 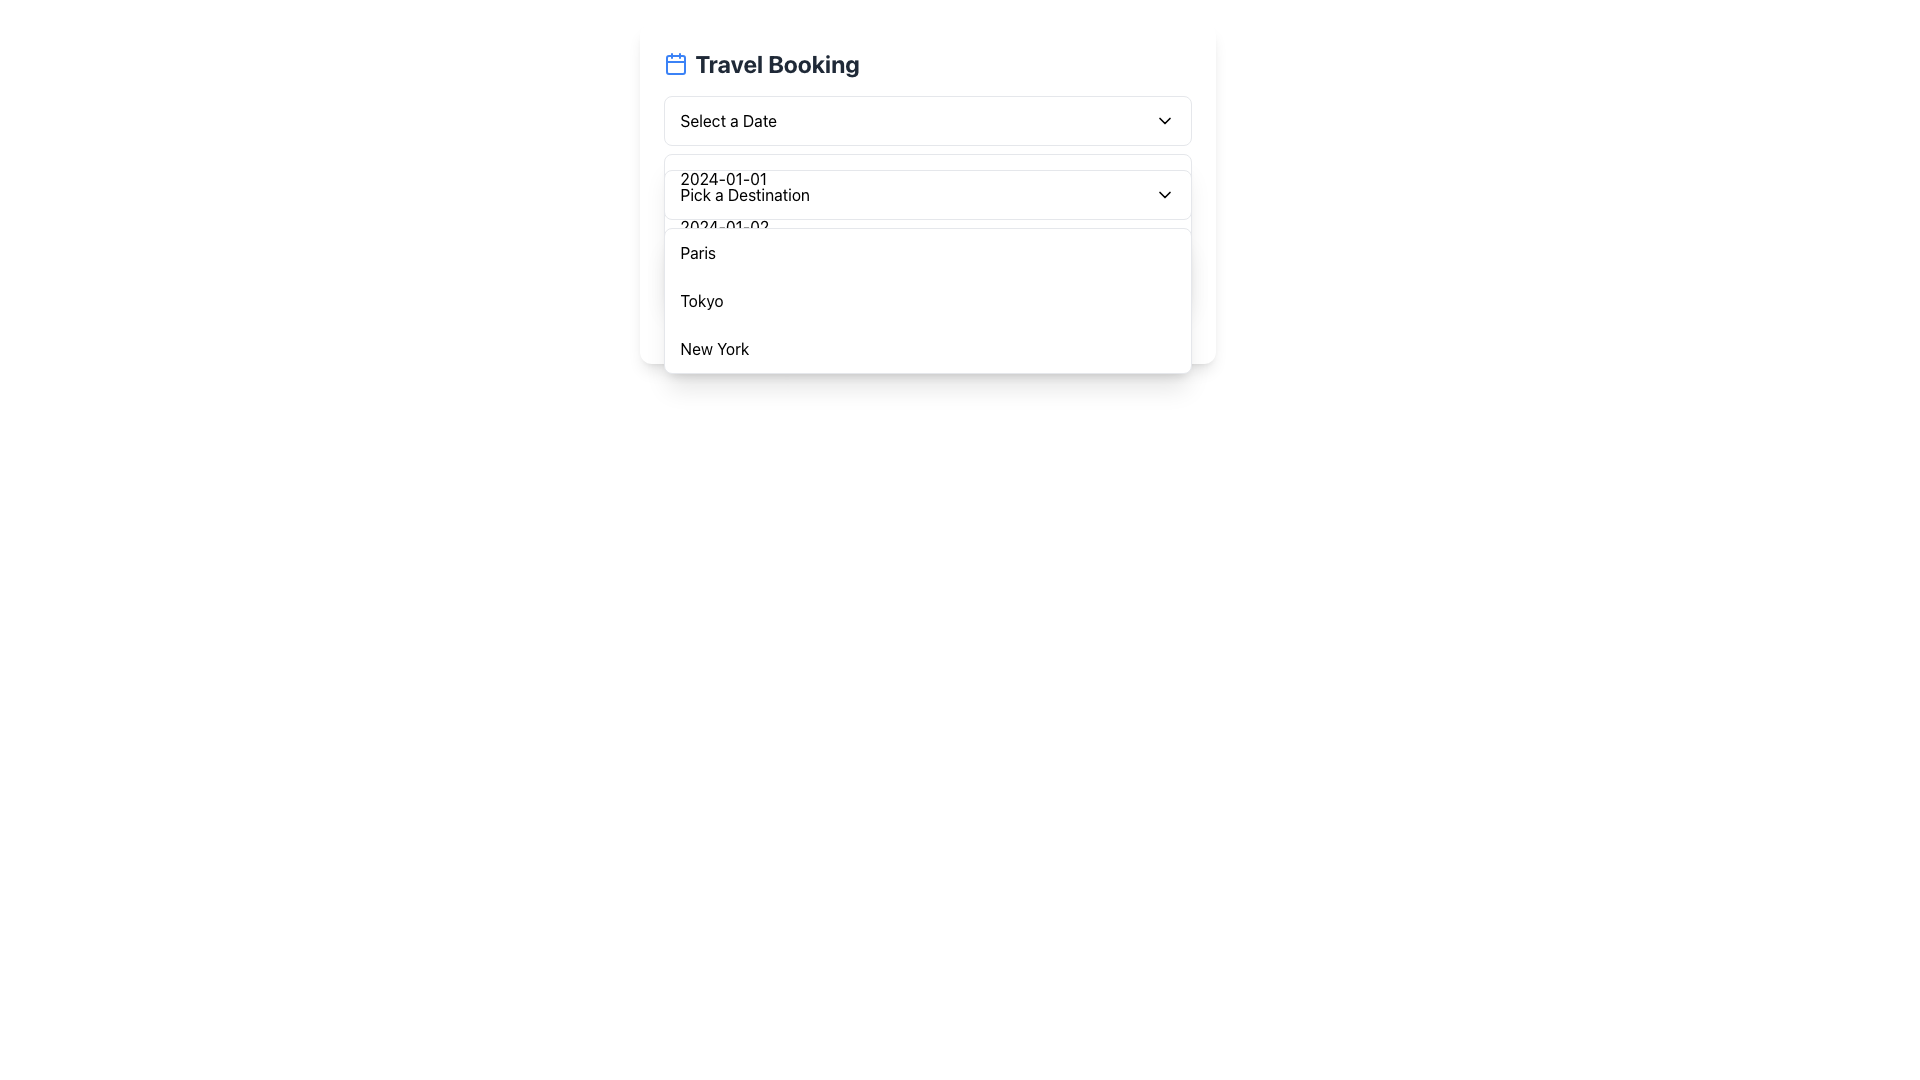 I want to click on the central rectangle within the blue calendar icon adjacent to the title 'Travel Booking', so click(x=675, y=64).